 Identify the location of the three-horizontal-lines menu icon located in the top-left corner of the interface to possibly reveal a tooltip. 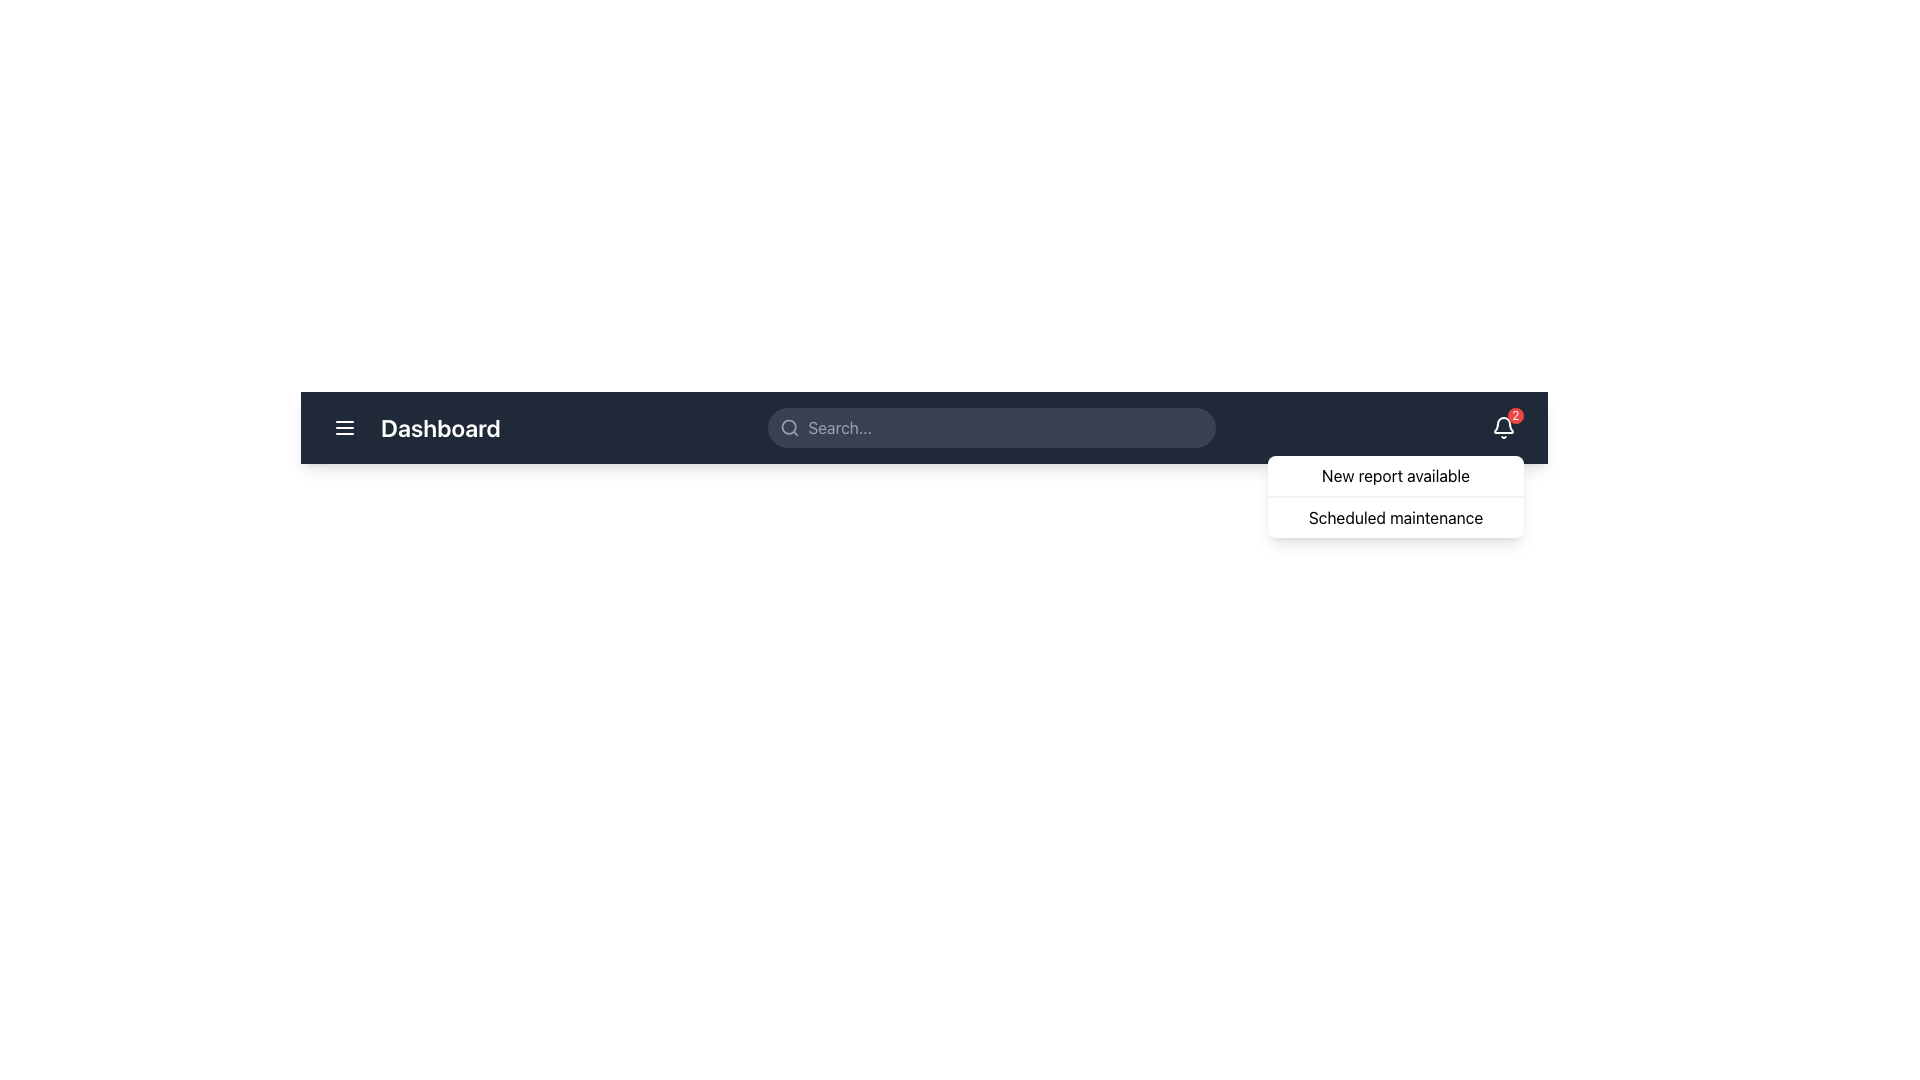
(345, 427).